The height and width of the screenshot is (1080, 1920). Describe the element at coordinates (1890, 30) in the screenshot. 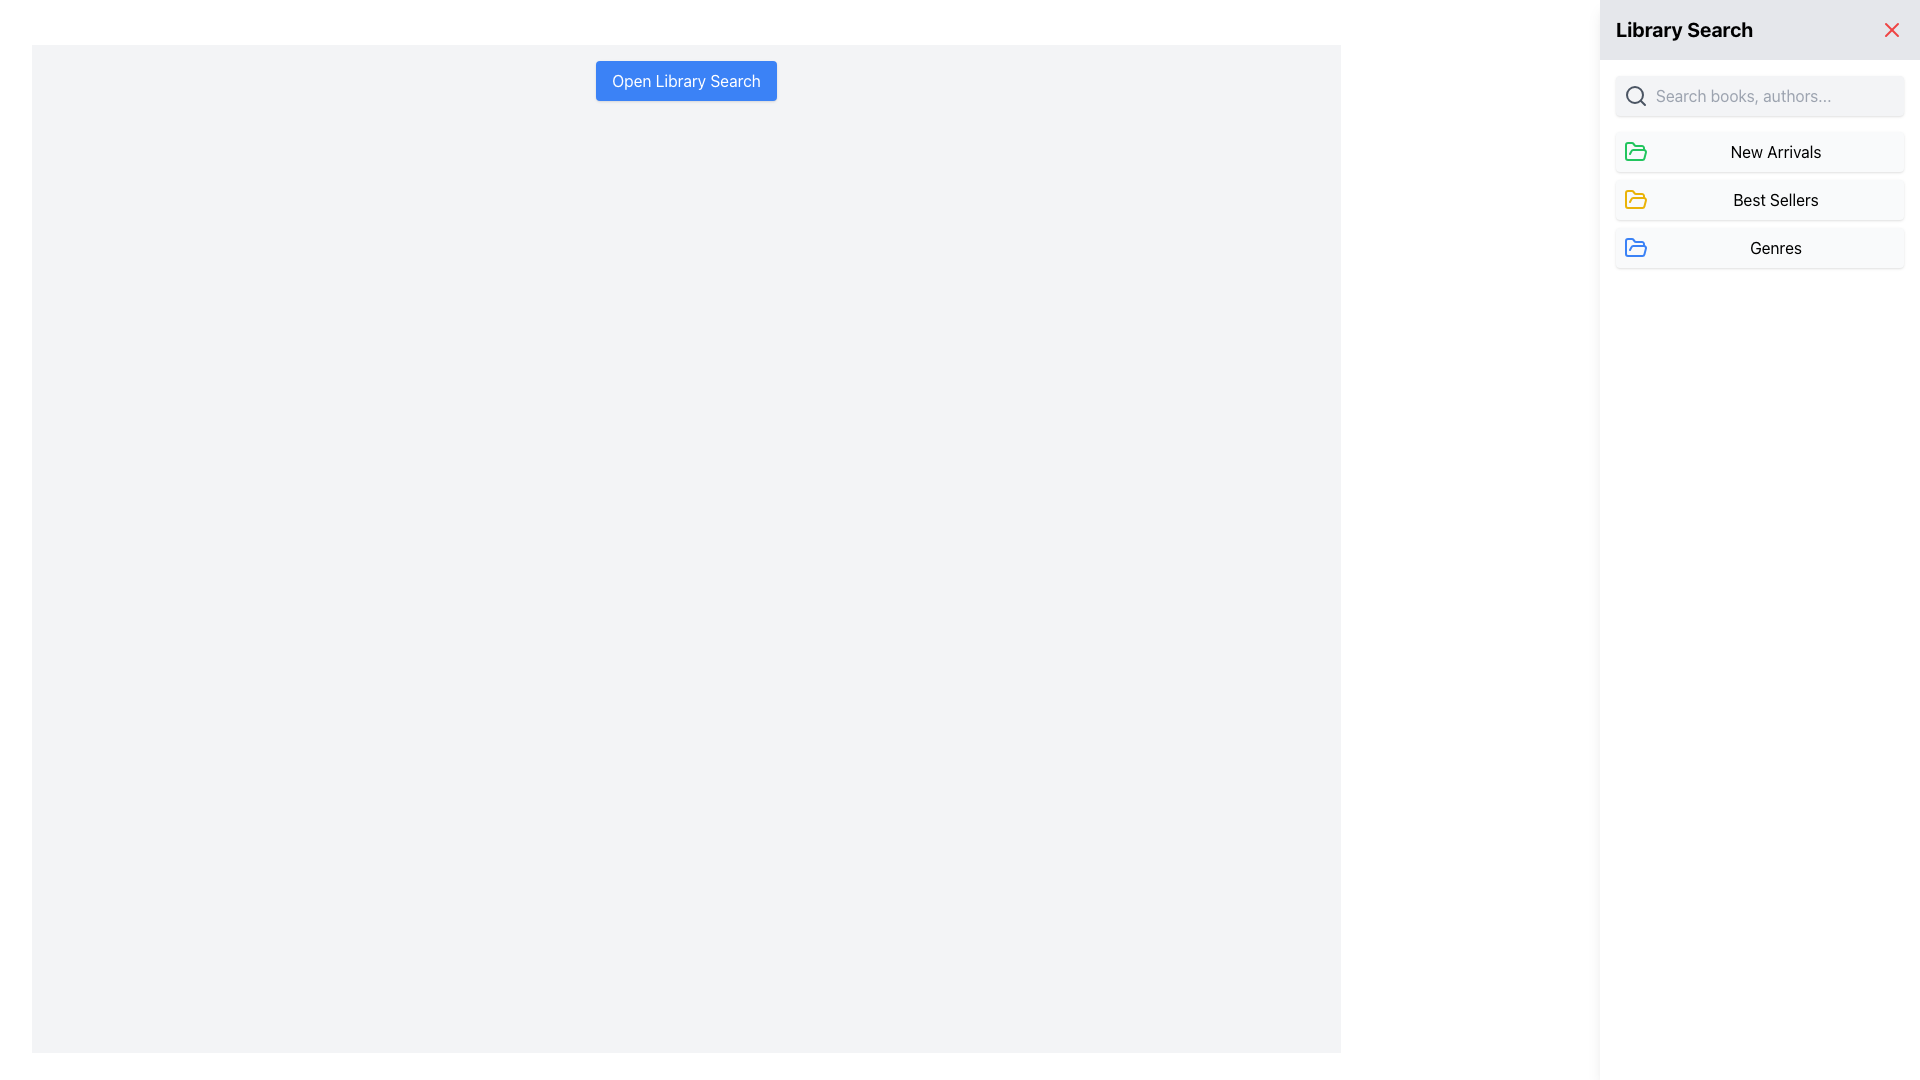

I see `the close button in the top-right corner of the 'Library Search' sidebar` at that location.